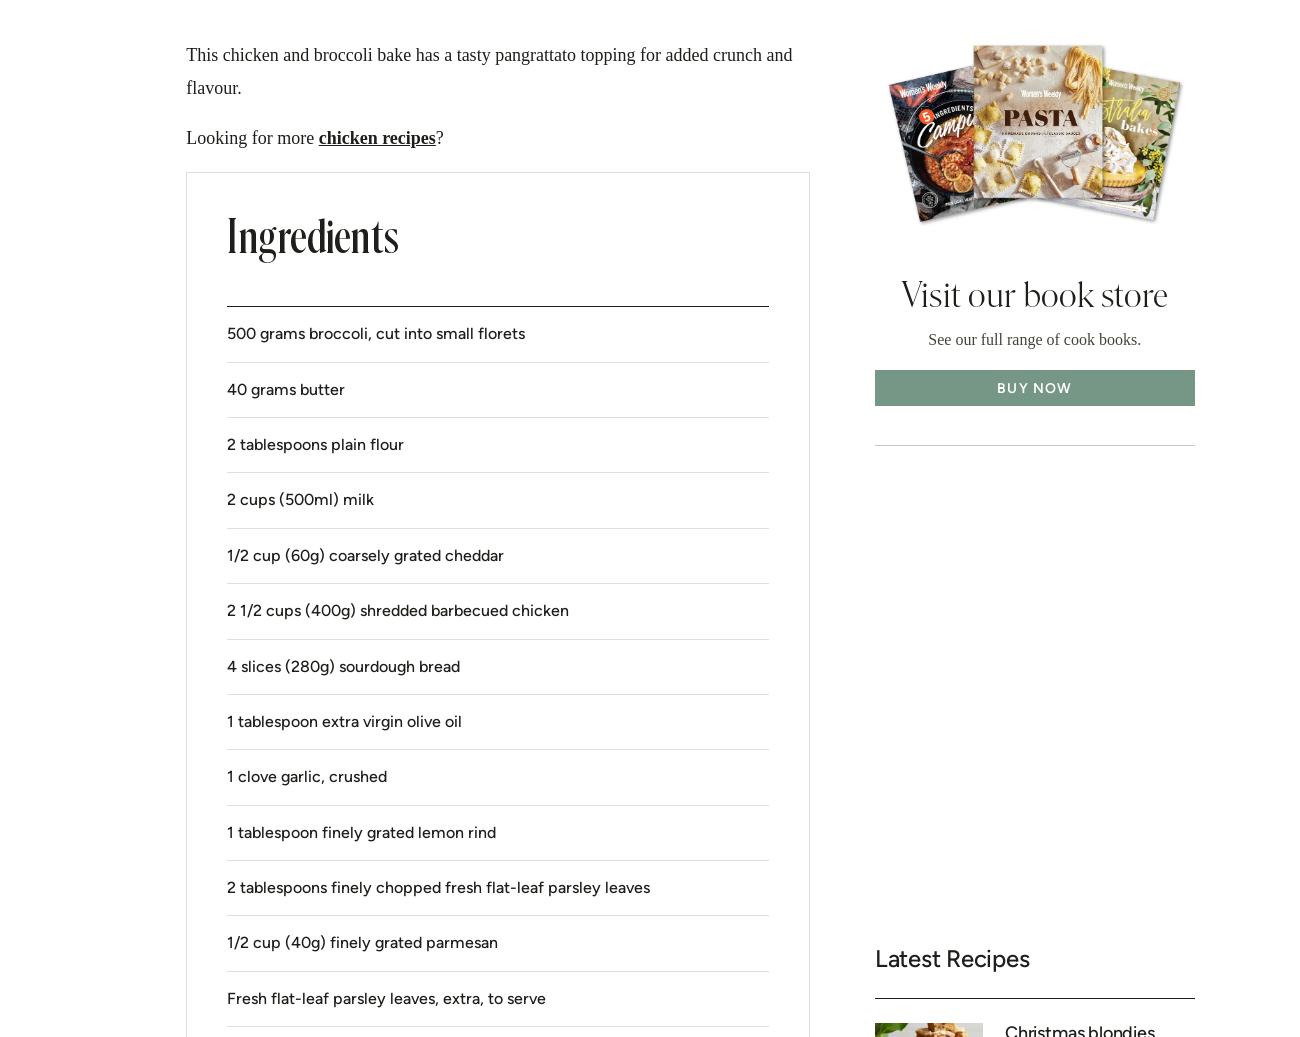 This screenshot has width=1300, height=1037. I want to click on '4 slices (280g) sourdough bread', so click(342, 665).